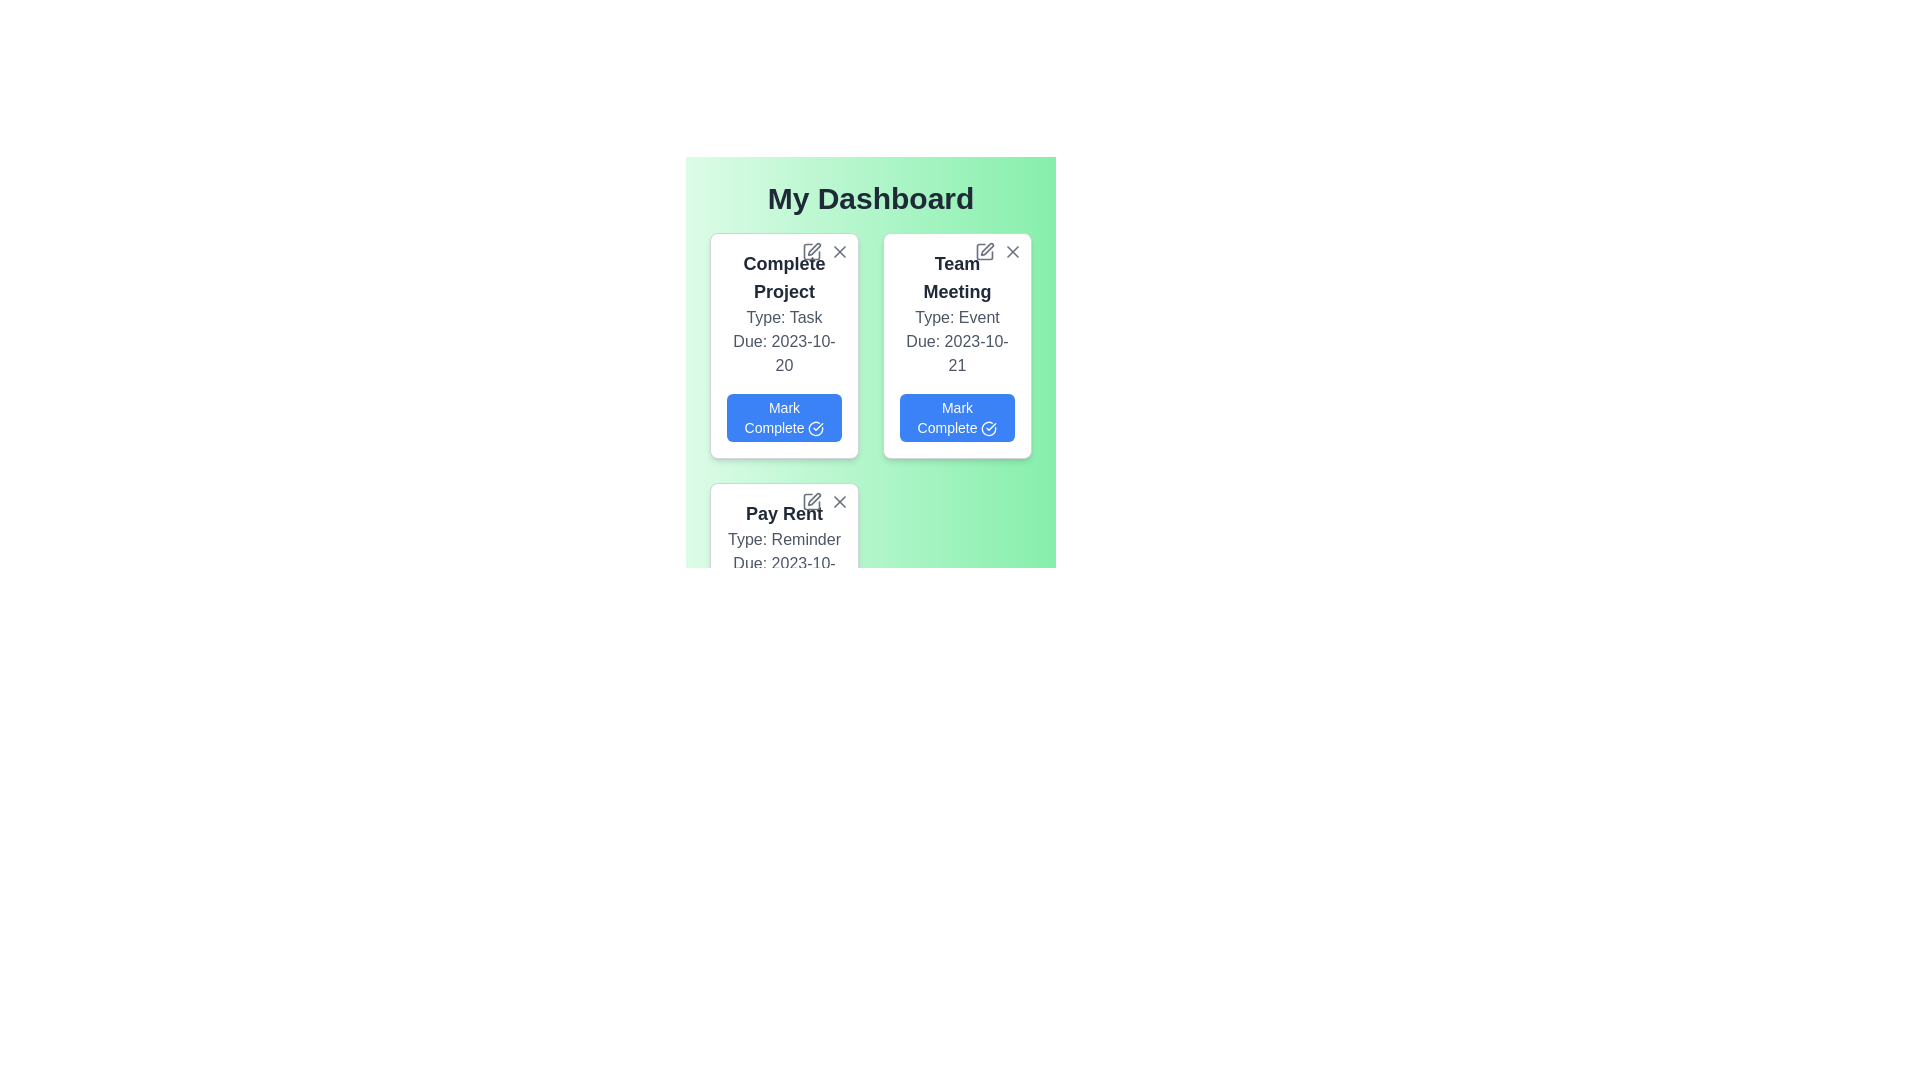  Describe the element at coordinates (840, 250) in the screenshot. I see `the small gray 'X' button located in the upper-right corner of the 'Complete Project' card` at that location.